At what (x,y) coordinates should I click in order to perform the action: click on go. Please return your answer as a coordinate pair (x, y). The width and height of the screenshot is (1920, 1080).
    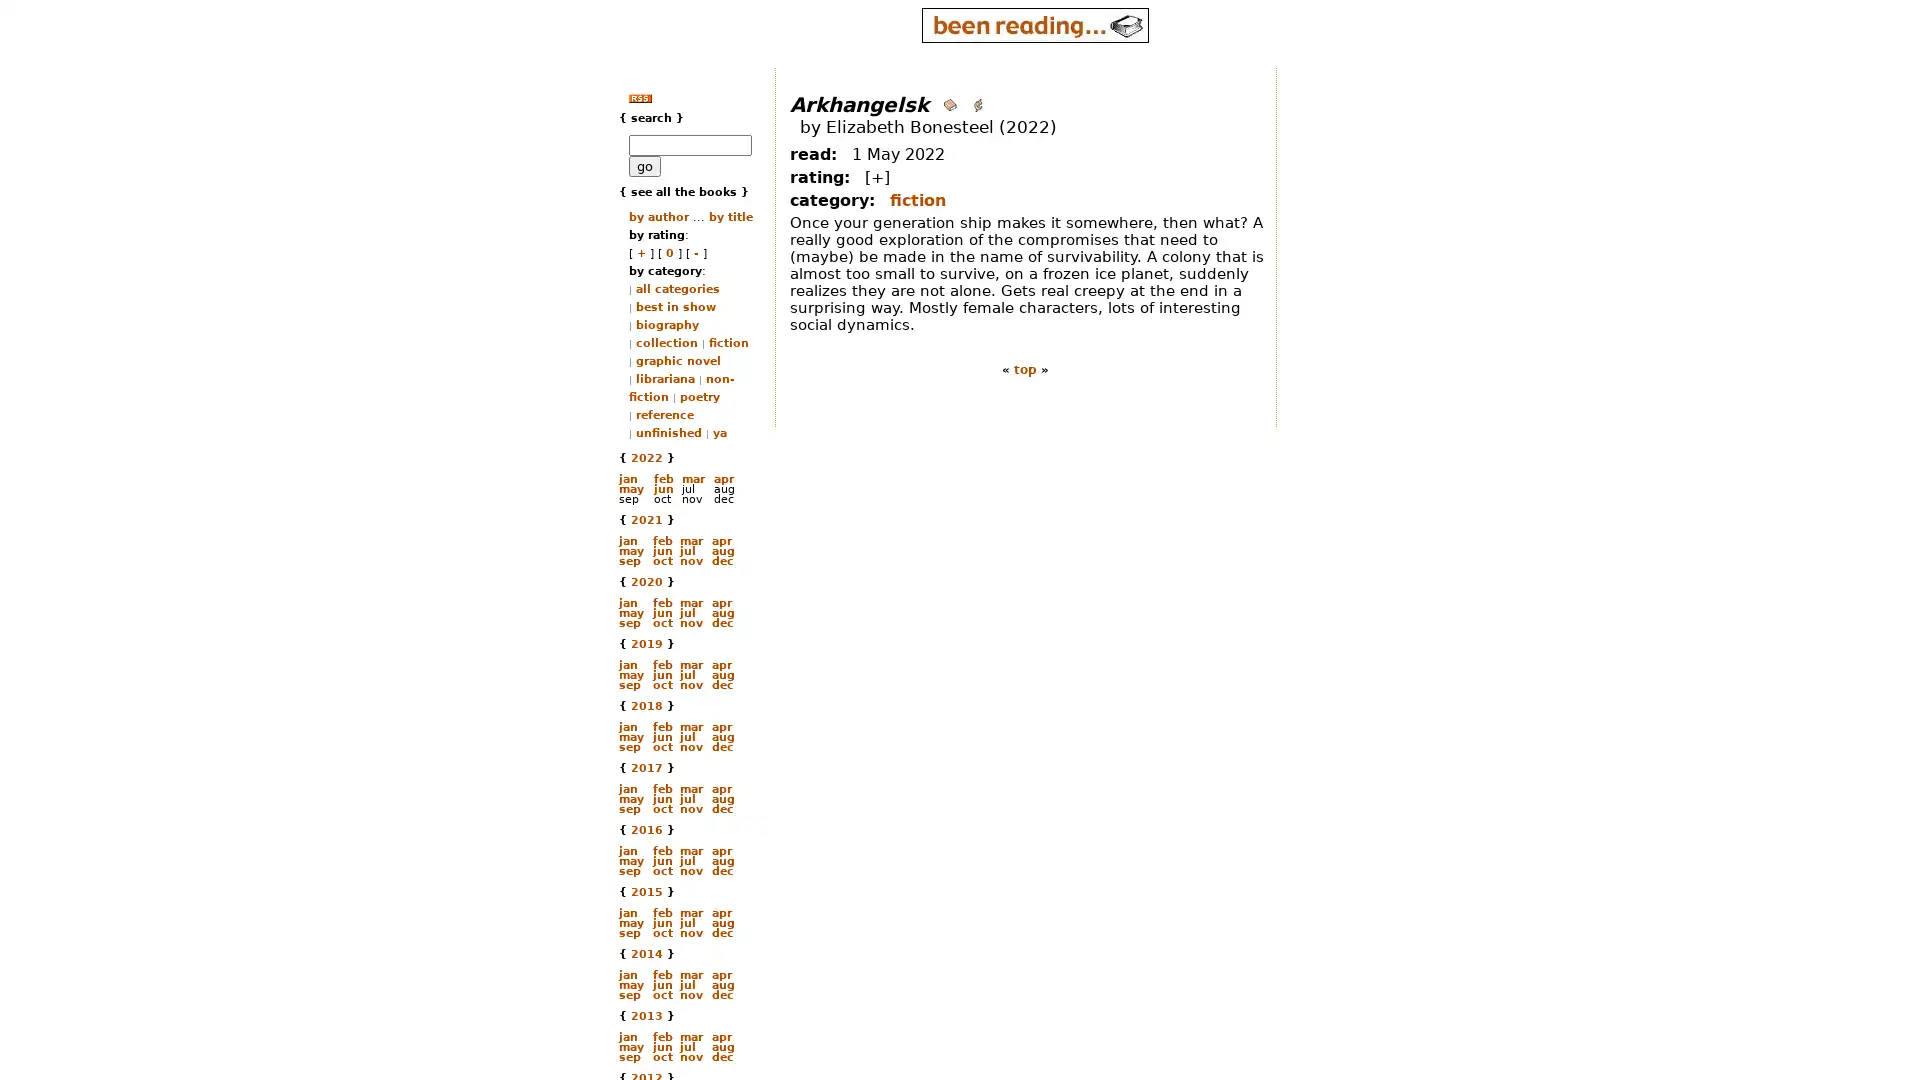
    Looking at the image, I should click on (643, 165).